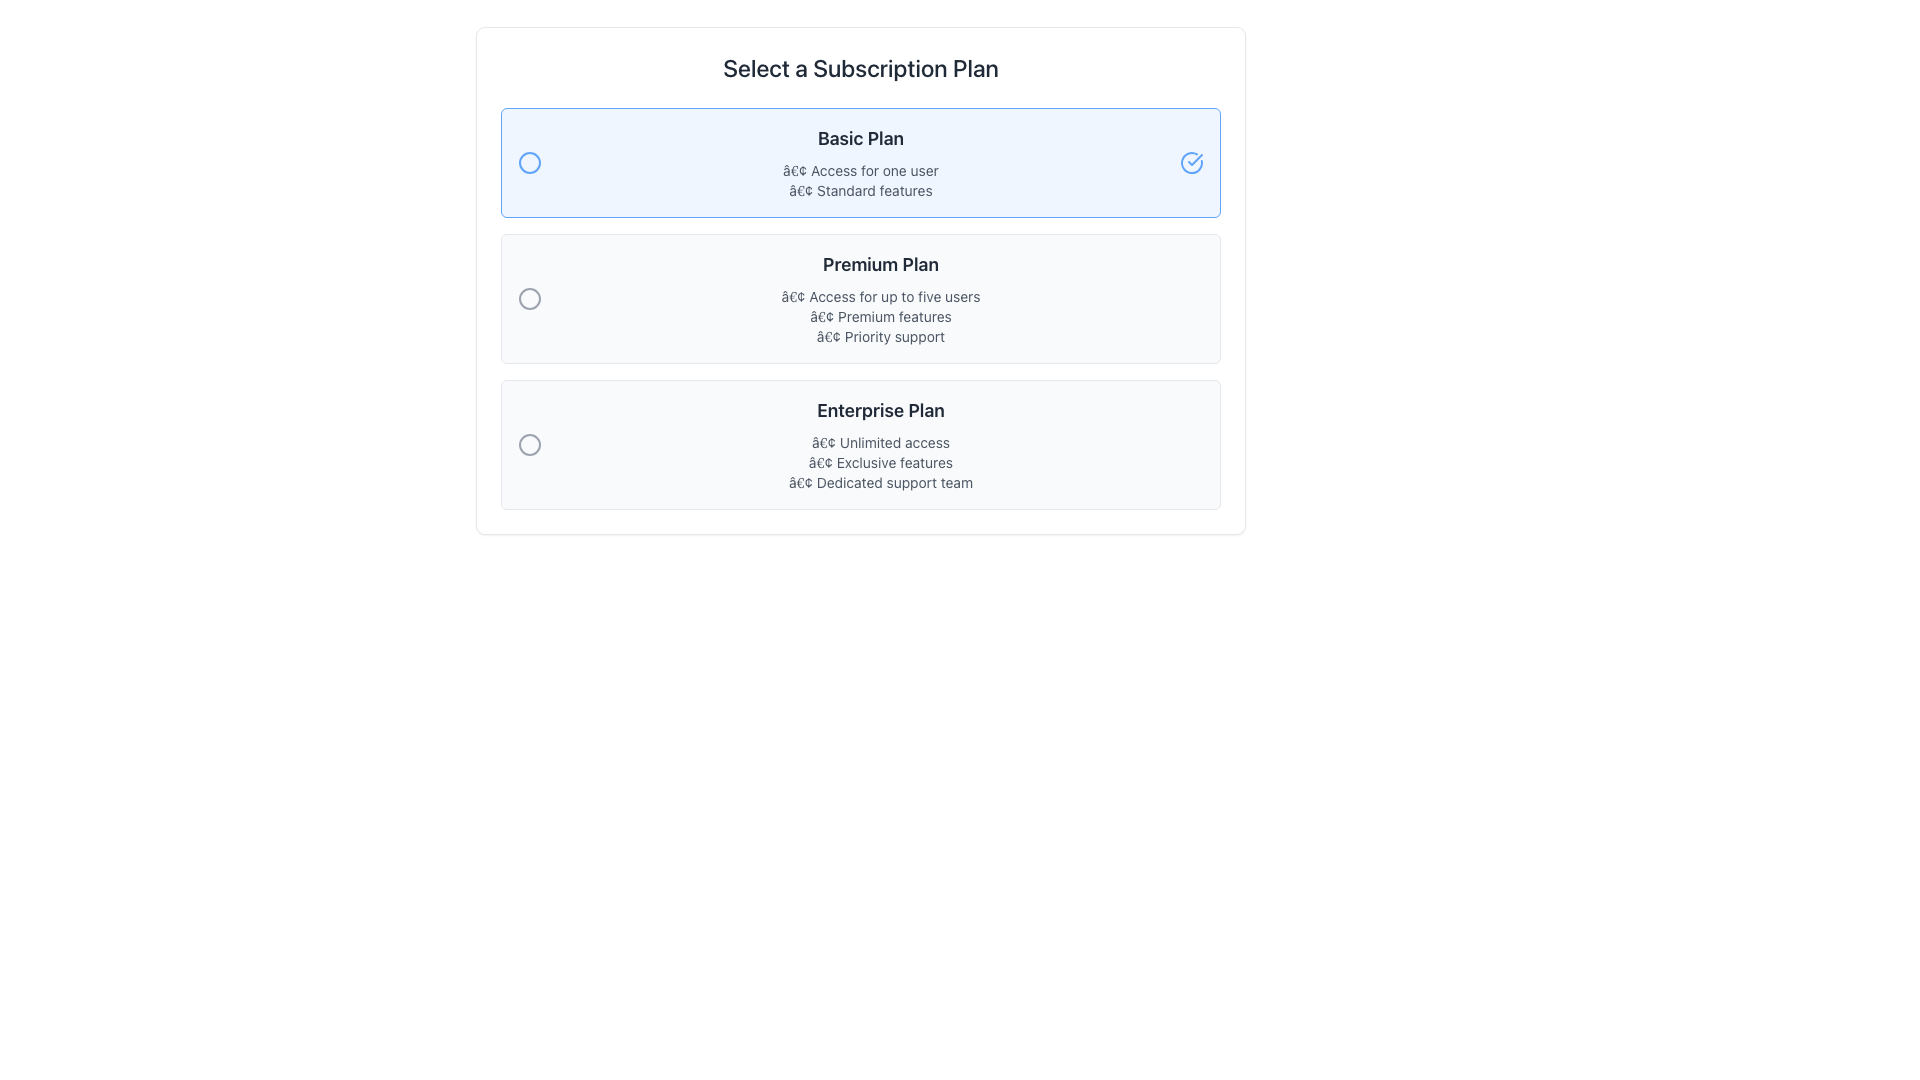  What do you see at coordinates (880, 442) in the screenshot?
I see `the text element that reads '• Unlimited access', styled in gray, located as the first item in the Enterprise Plan section list` at bounding box center [880, 442].